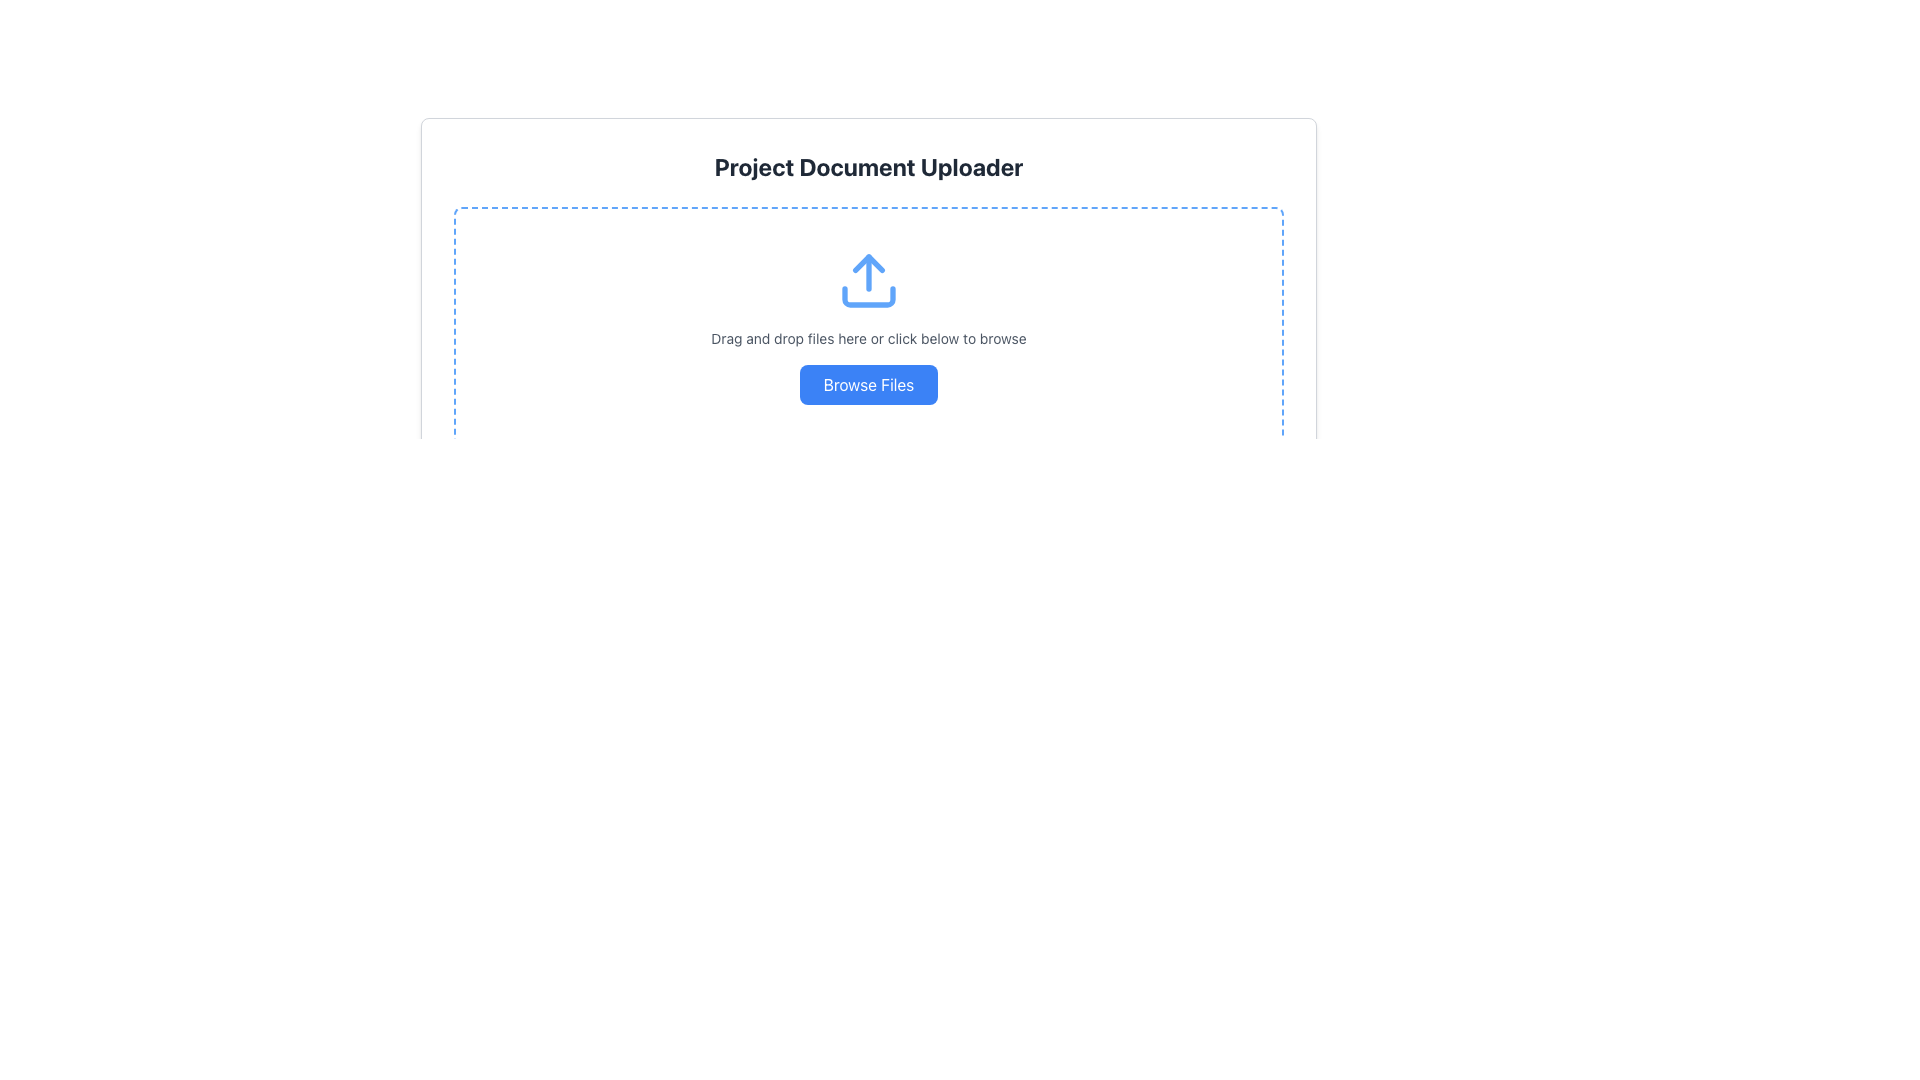 The image size is (1920, 1080). I want to click on the Text header that serves as the title for the uploader interface, which is positioned at the top center inside a rounded white box with shadow and border styling, so click(868, 165).